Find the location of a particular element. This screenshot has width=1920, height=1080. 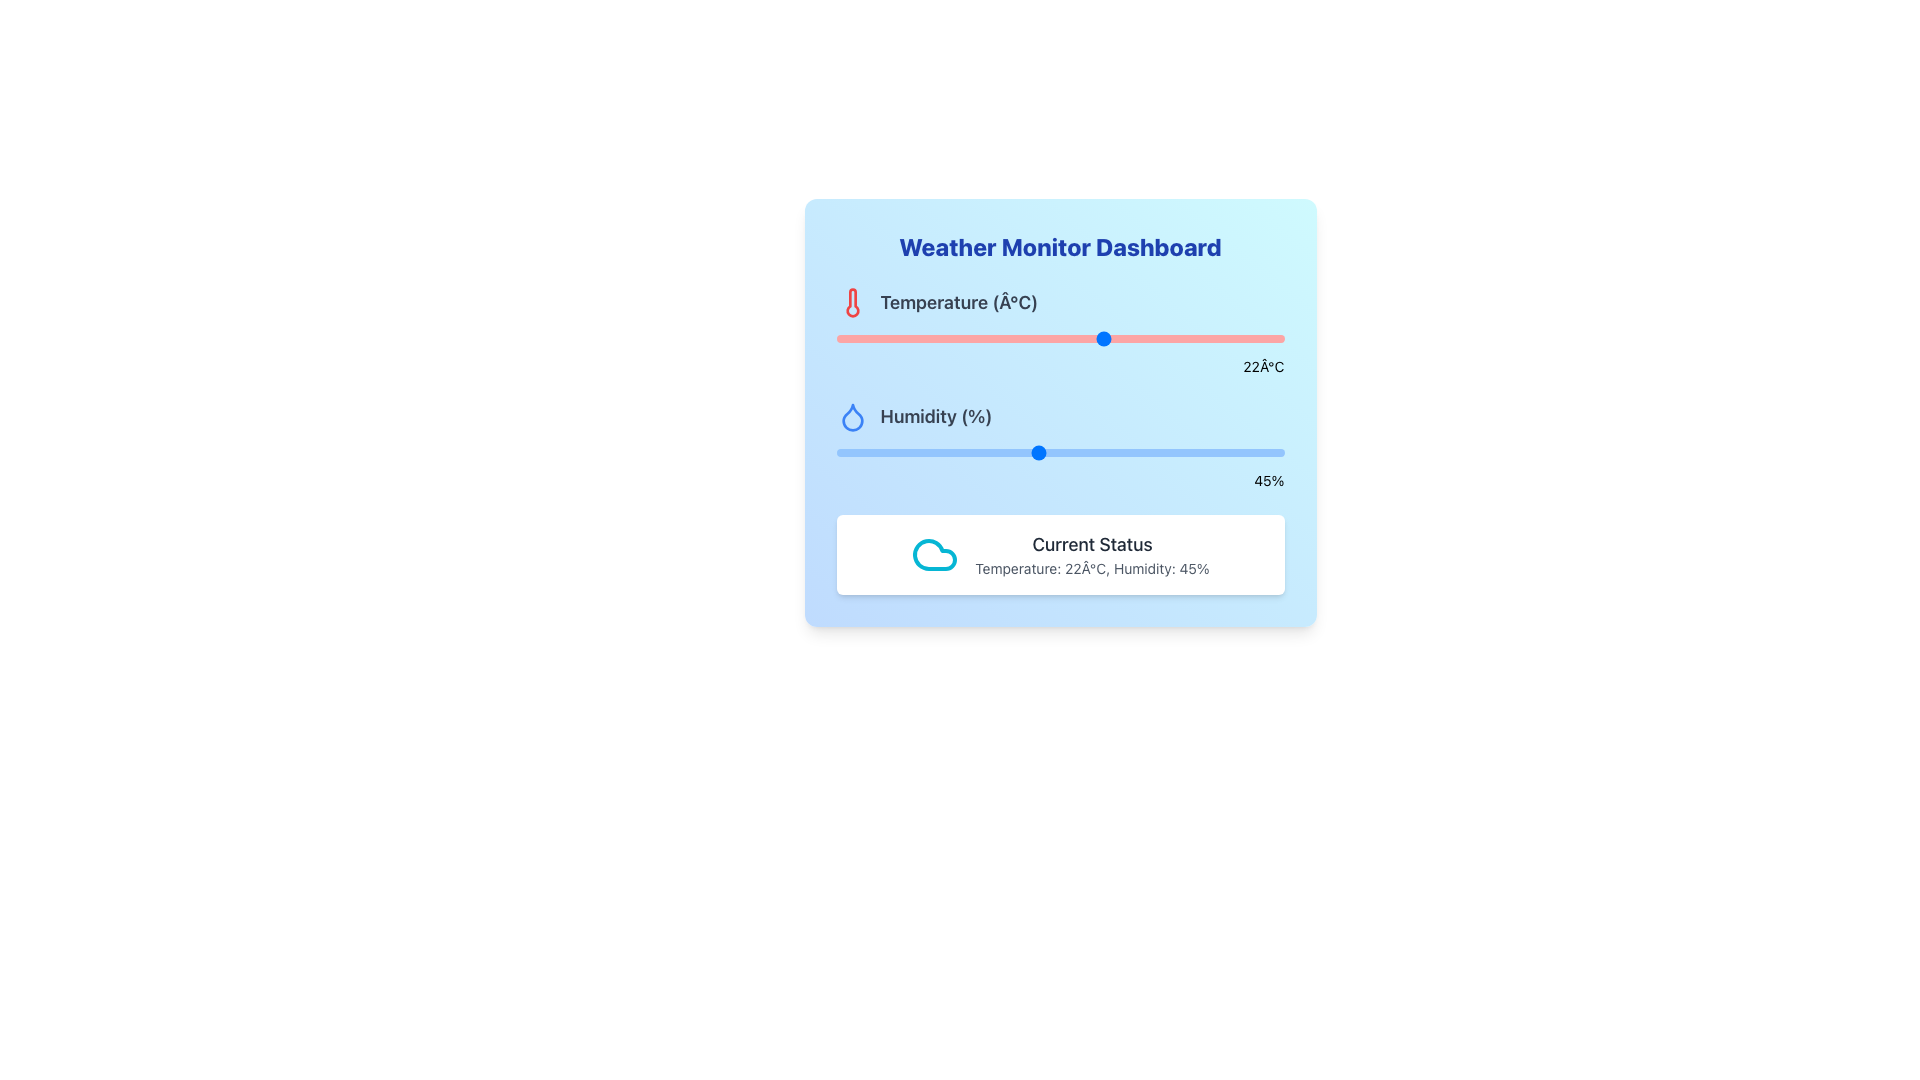

the weather status icon located on the left side of the box displaying the current temperature and humidity information is located at coordinates (934, 555).